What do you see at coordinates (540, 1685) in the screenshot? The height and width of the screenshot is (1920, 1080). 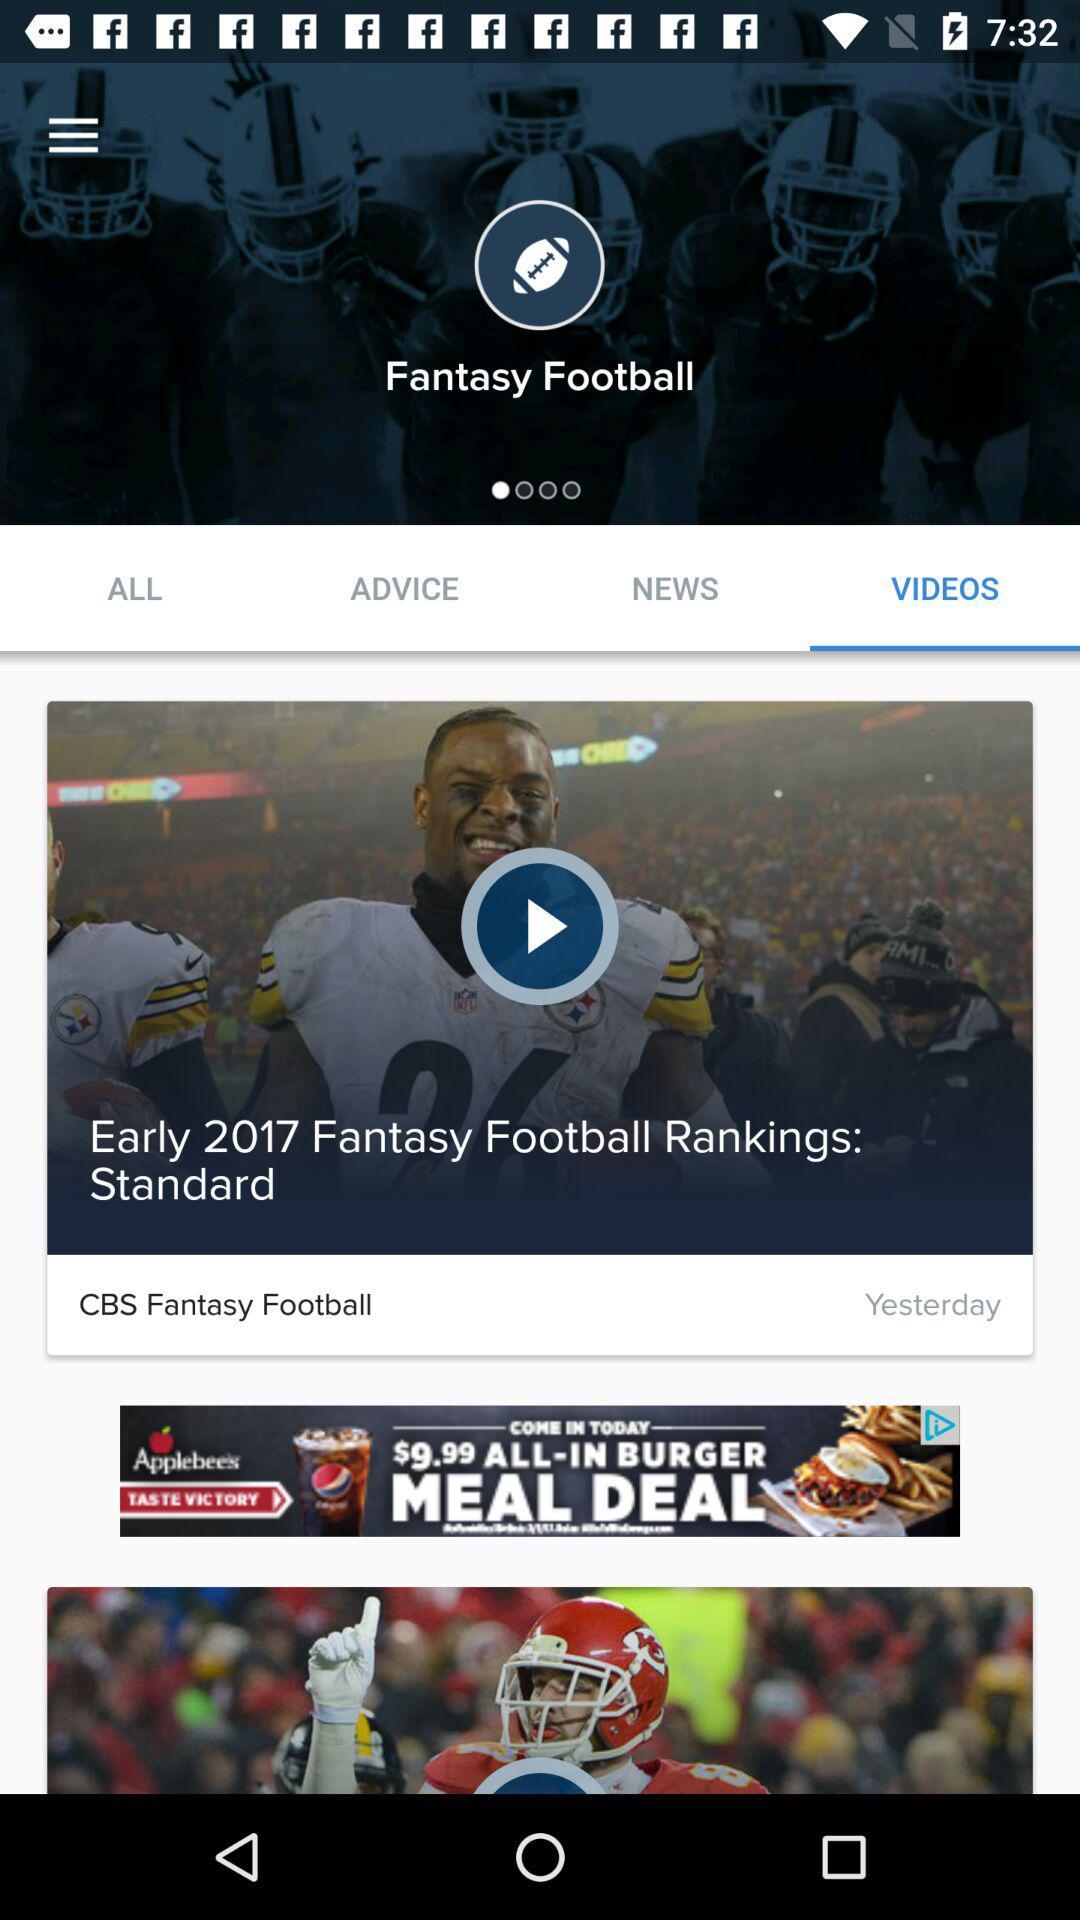 I see `the image which is below meal deal image` at bounding box center [540, 1685].